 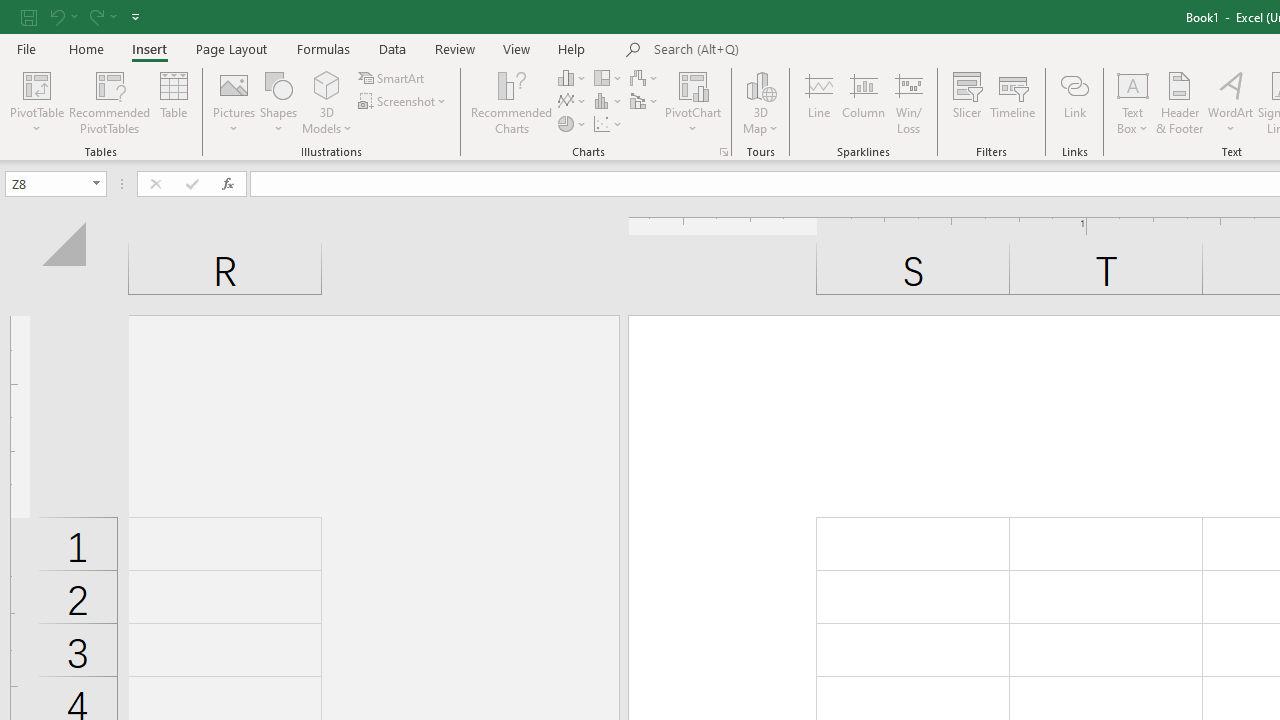 What do you see at coordinates (759, 84) in the screenshot?
I see `'3D Map'` at bounding box center [759, 84].